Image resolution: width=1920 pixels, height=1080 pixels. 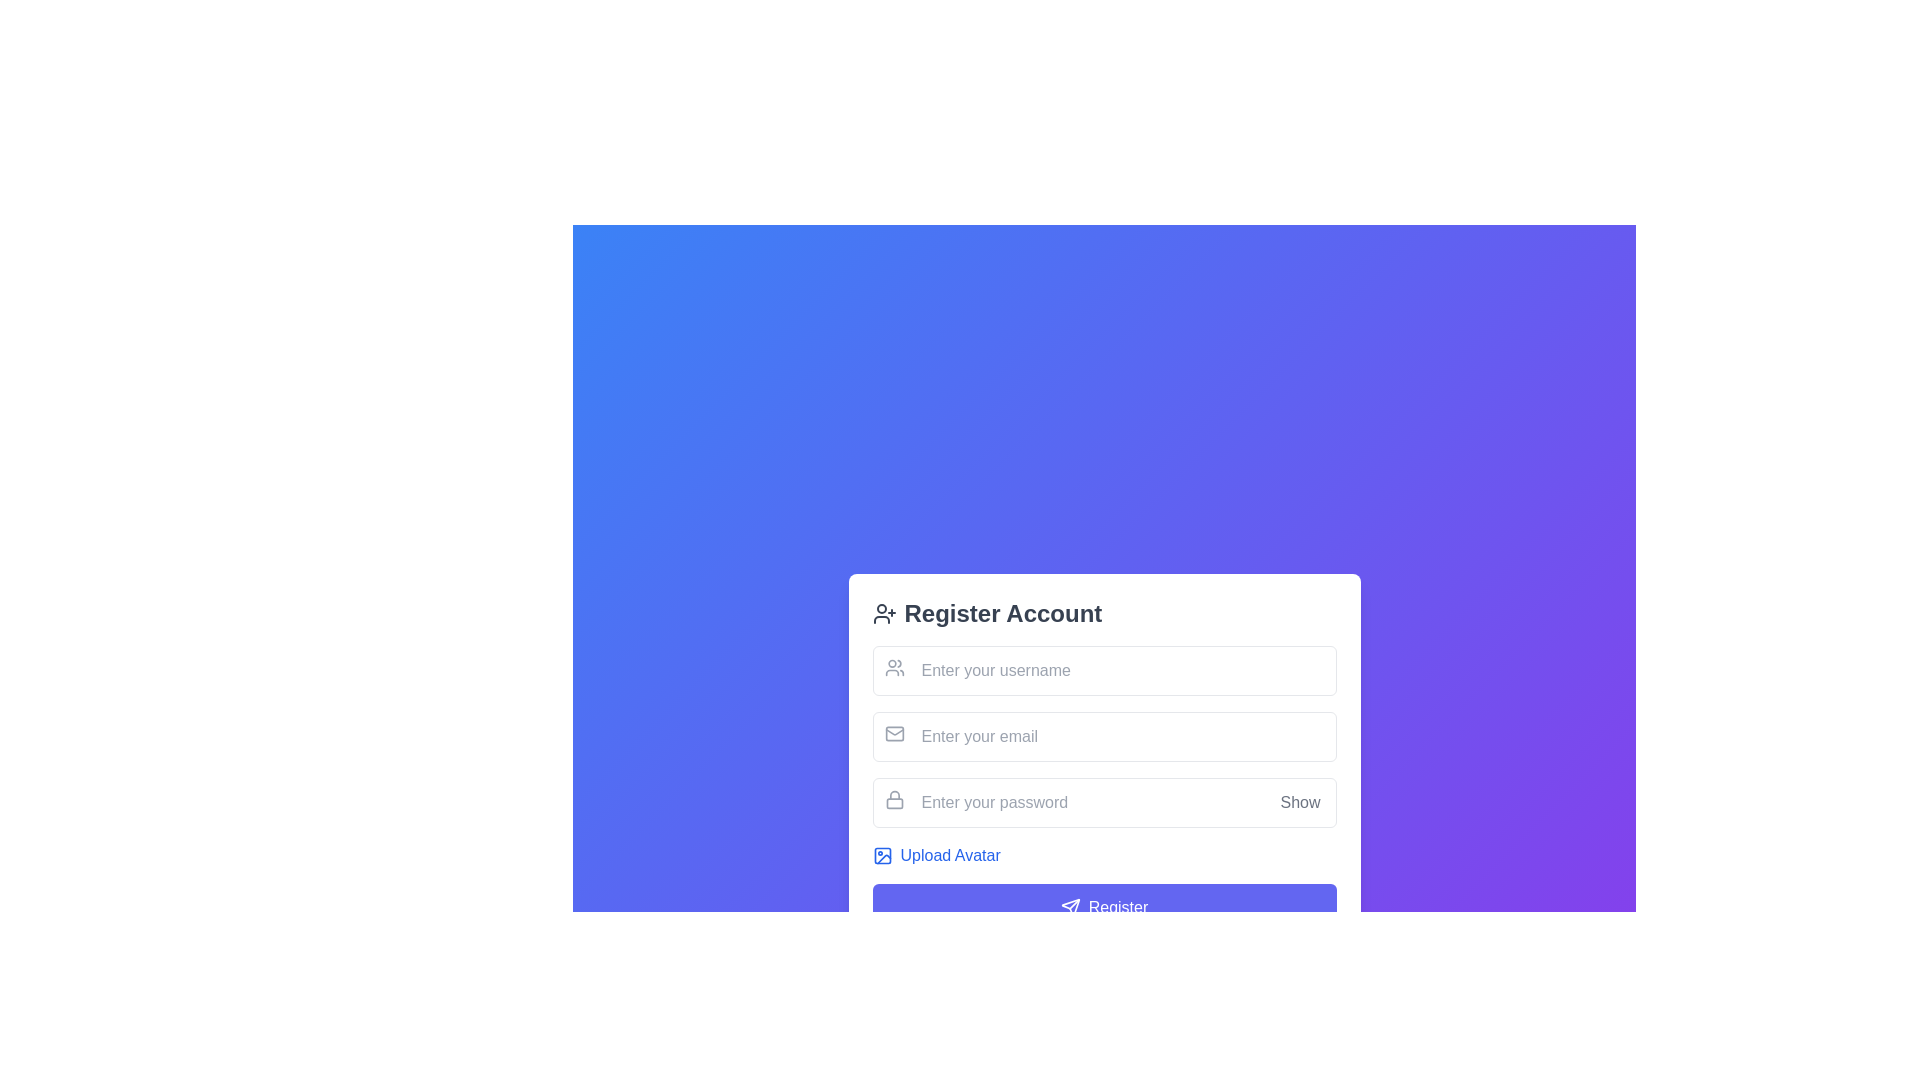 What do you see at coordinates (935, 855) in the screenshot?
I see `the 'Upload Avatar' button, which is a rectangular button with blue text and an image frame icon` at bounding box center [935, 855].